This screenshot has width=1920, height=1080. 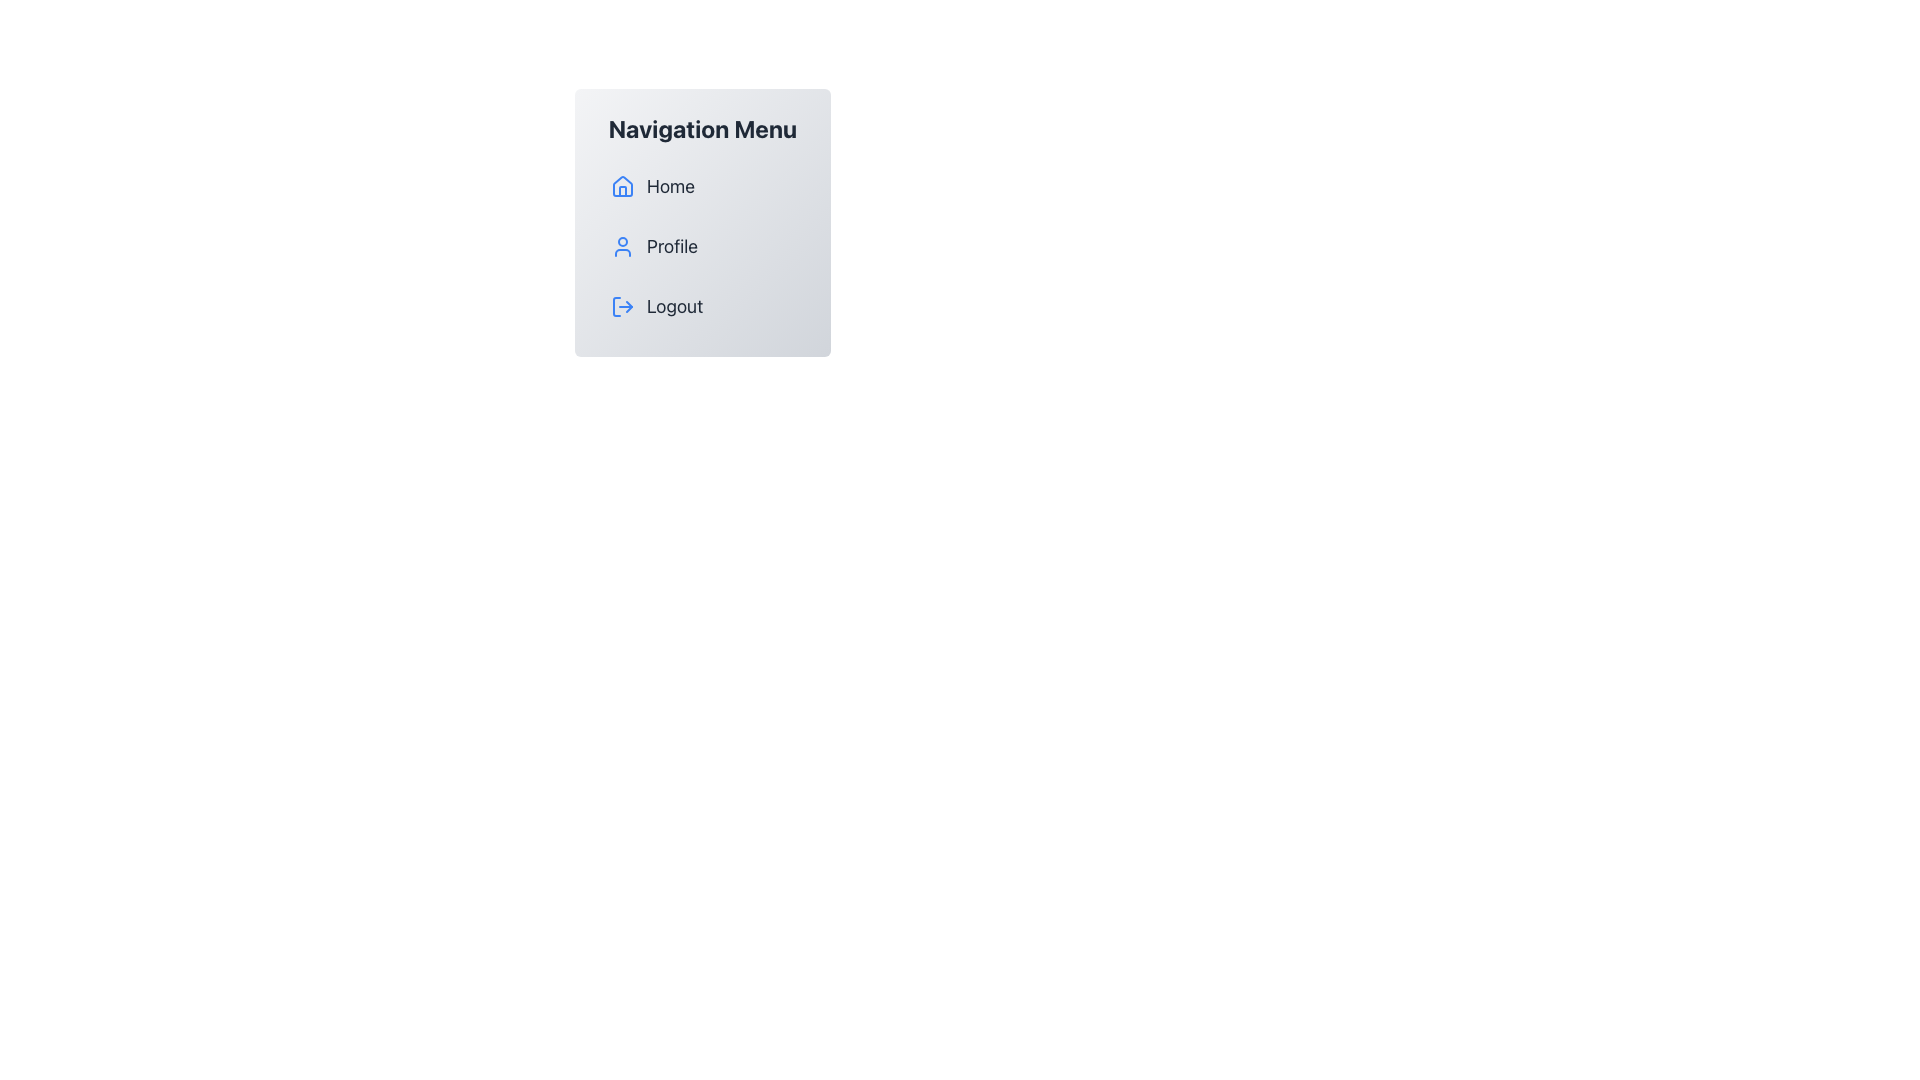 I want to click on the logout icon located within the 'Logout' option of the navigation menu to interact with it, so click(x=622, y=307).